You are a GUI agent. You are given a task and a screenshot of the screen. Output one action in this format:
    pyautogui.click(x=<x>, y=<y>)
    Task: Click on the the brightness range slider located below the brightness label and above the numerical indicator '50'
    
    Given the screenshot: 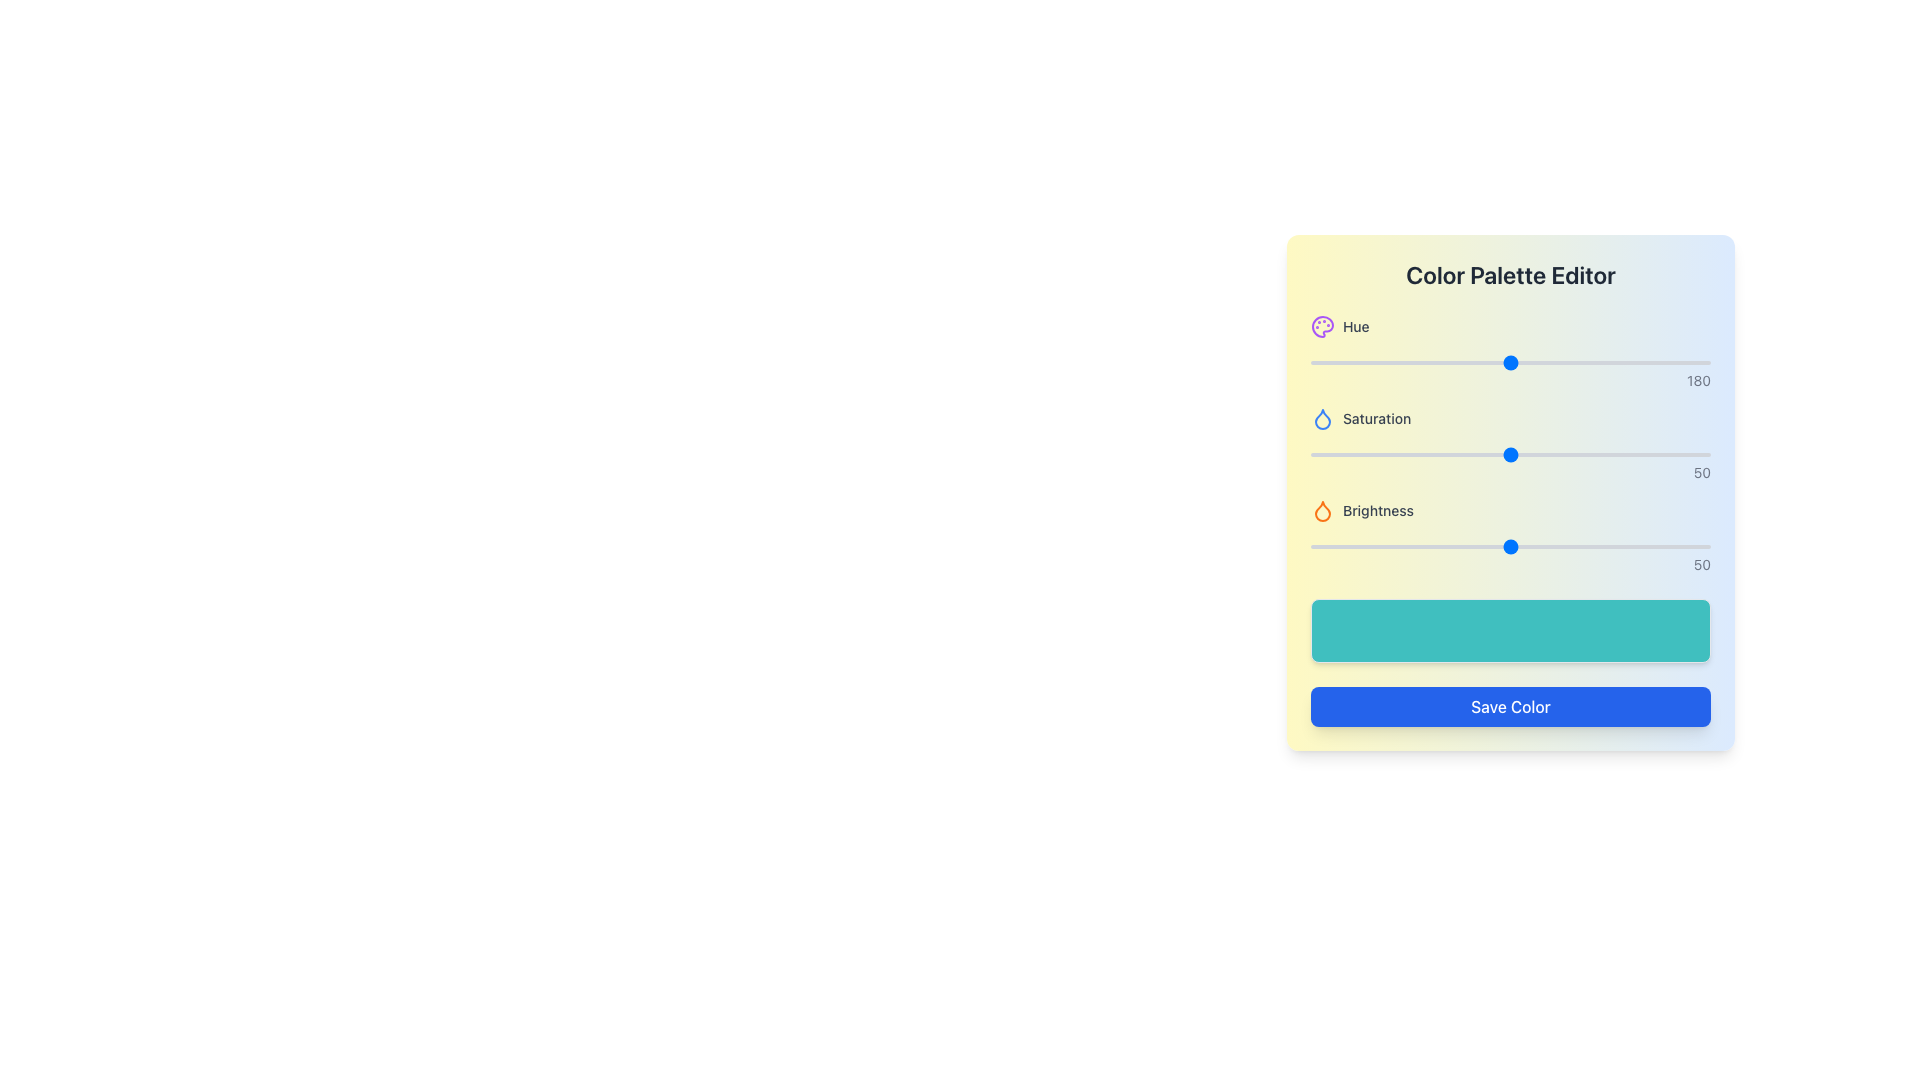 What is the action you would take?
    pyautogui.click(x=1511, y=547)
    